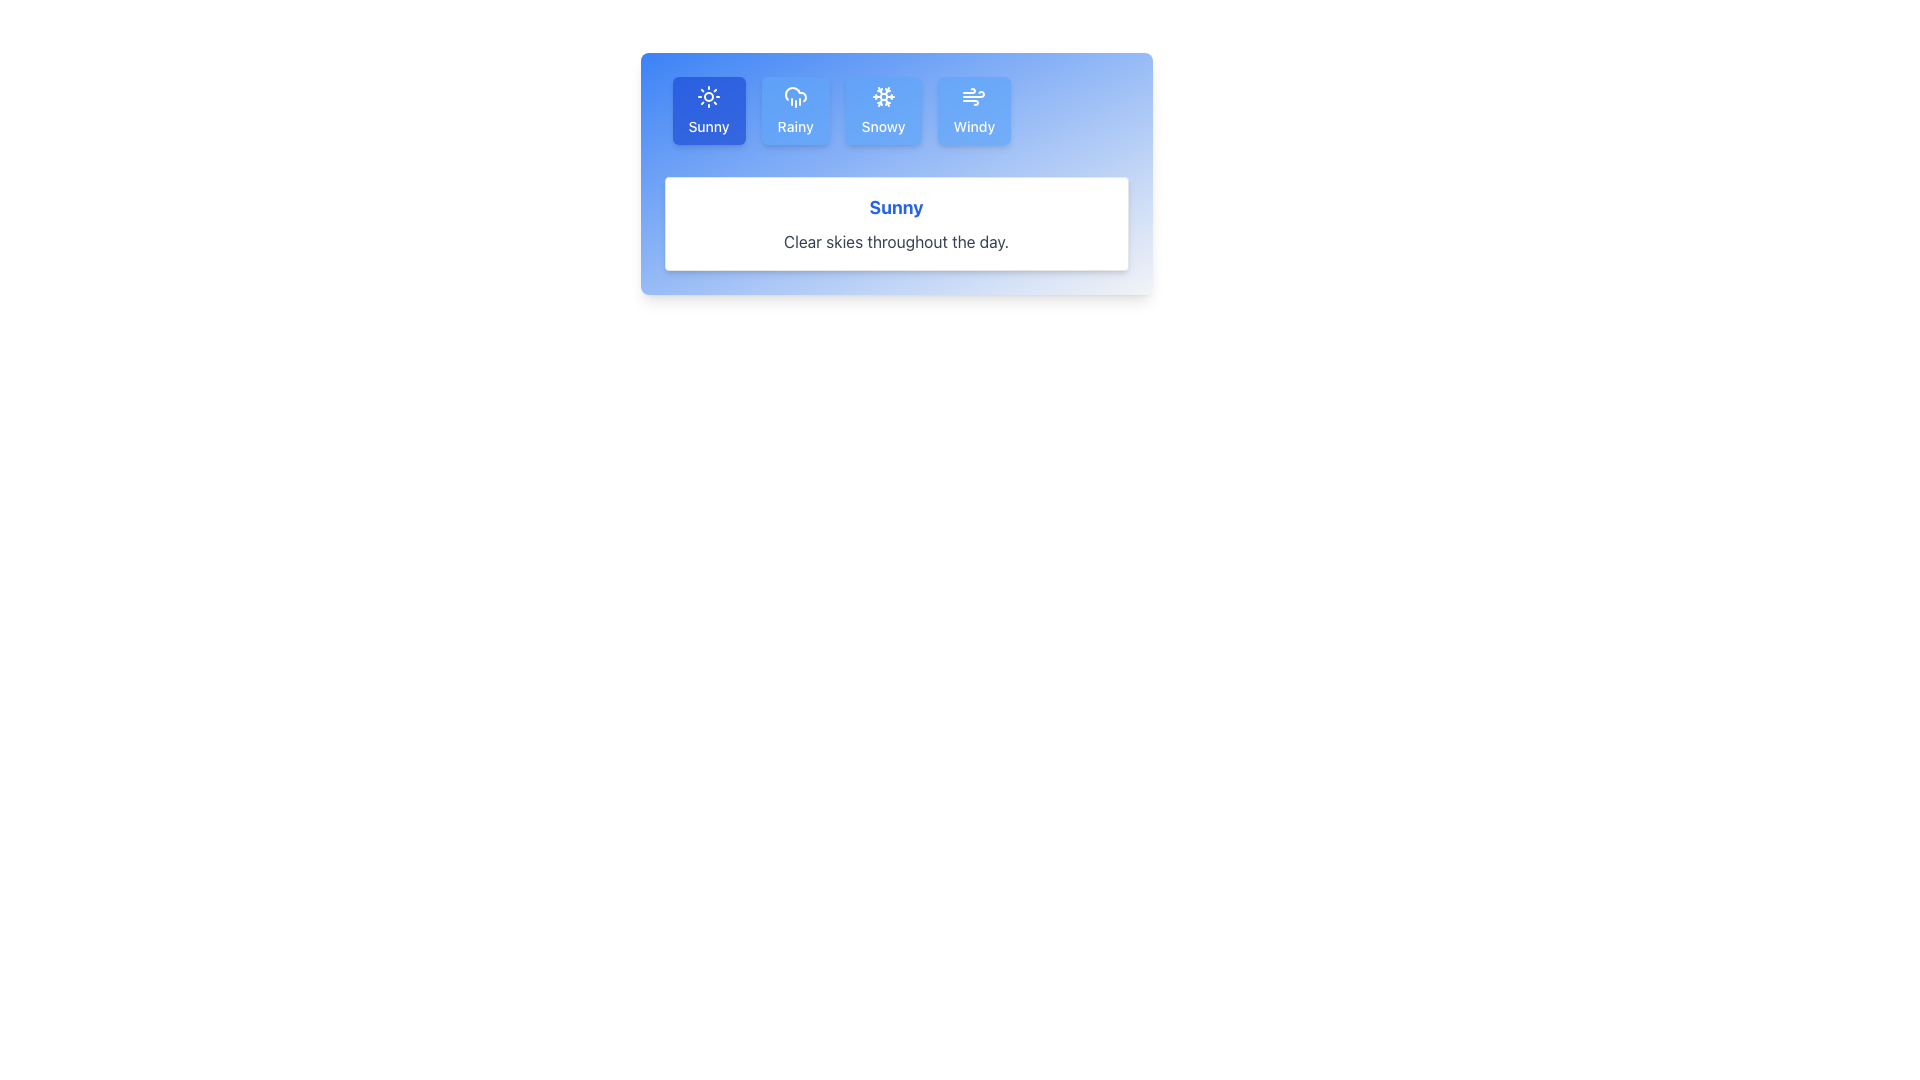 This screenshot has height=1080, width=1920. Describe the element at coordinates (794, 111) in the screenshot. I see `the light blue 'Rainy' button with a white rain cloud icon, positioned between the 'Sunny' and 'Snowy' buttons` at that location.